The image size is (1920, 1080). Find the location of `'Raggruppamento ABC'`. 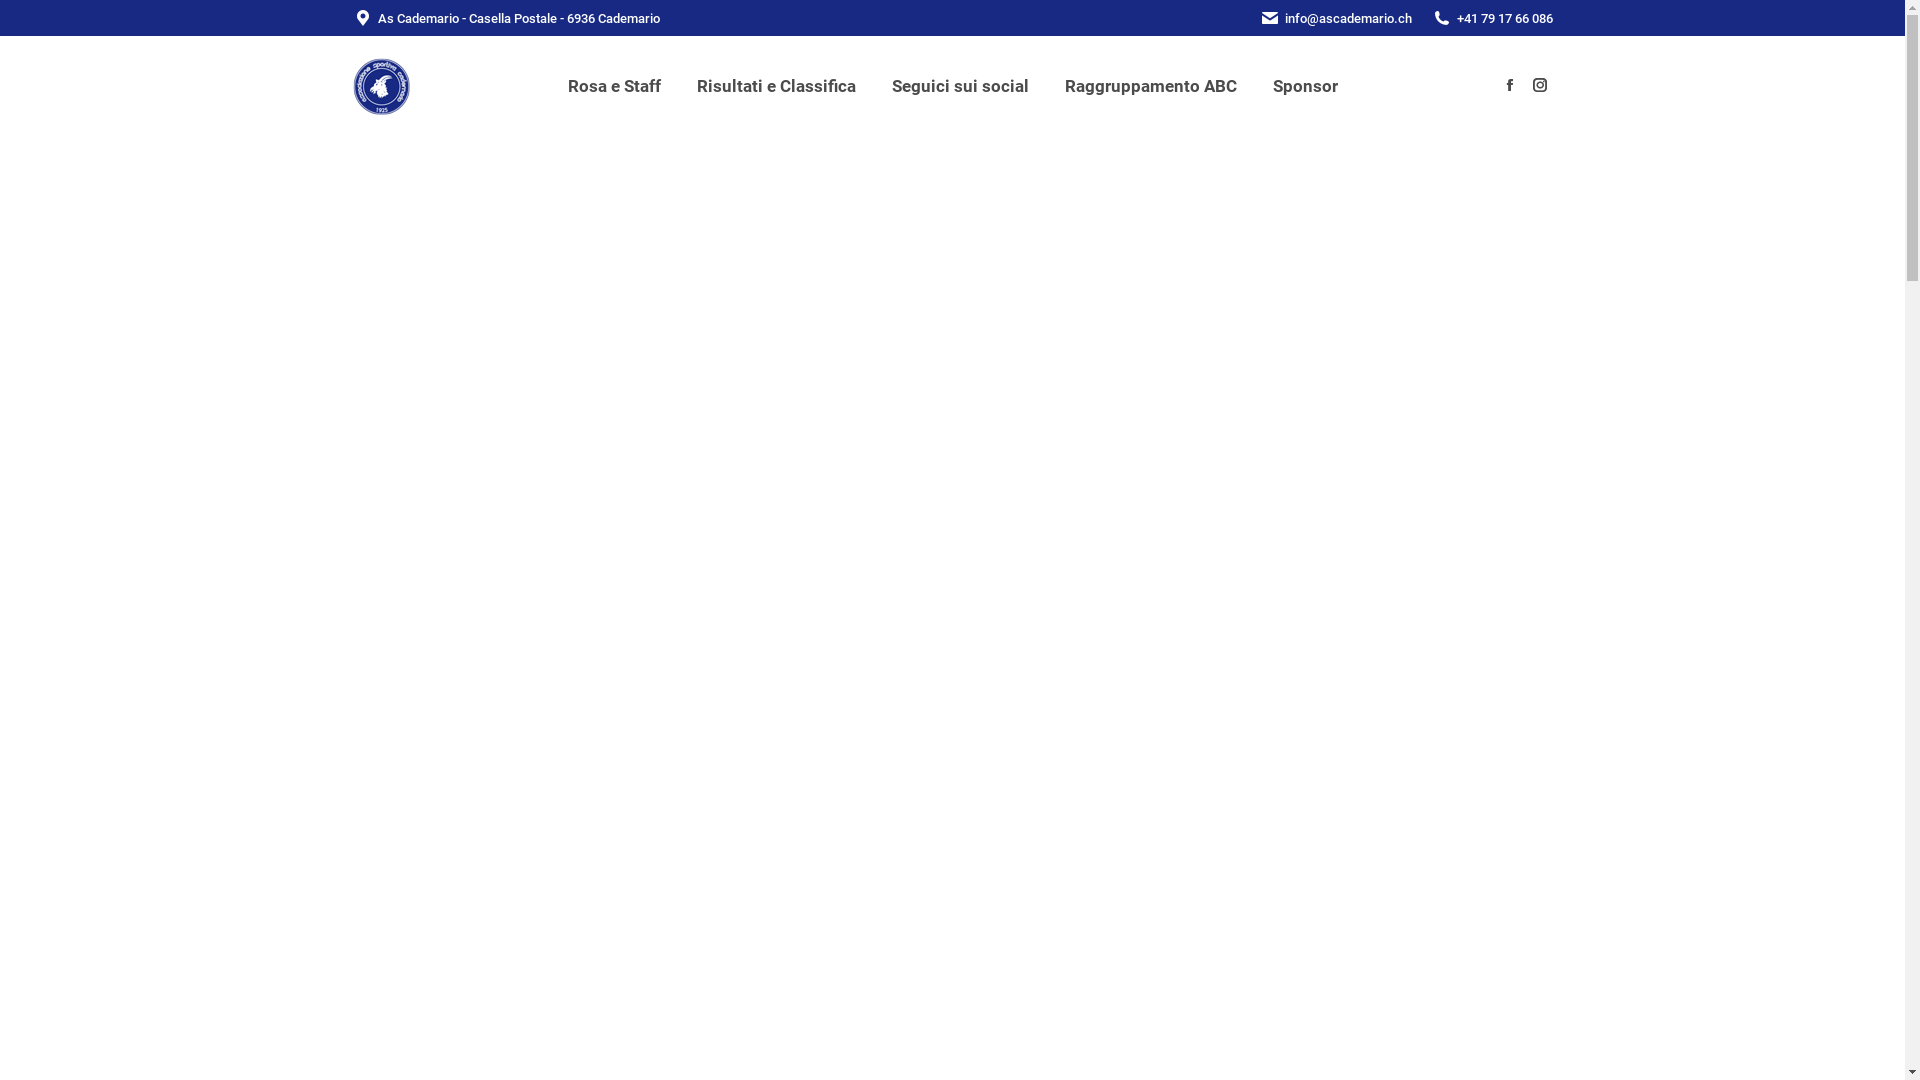

'Raggruppamento ABC' is located at coordinates (1151, 84).